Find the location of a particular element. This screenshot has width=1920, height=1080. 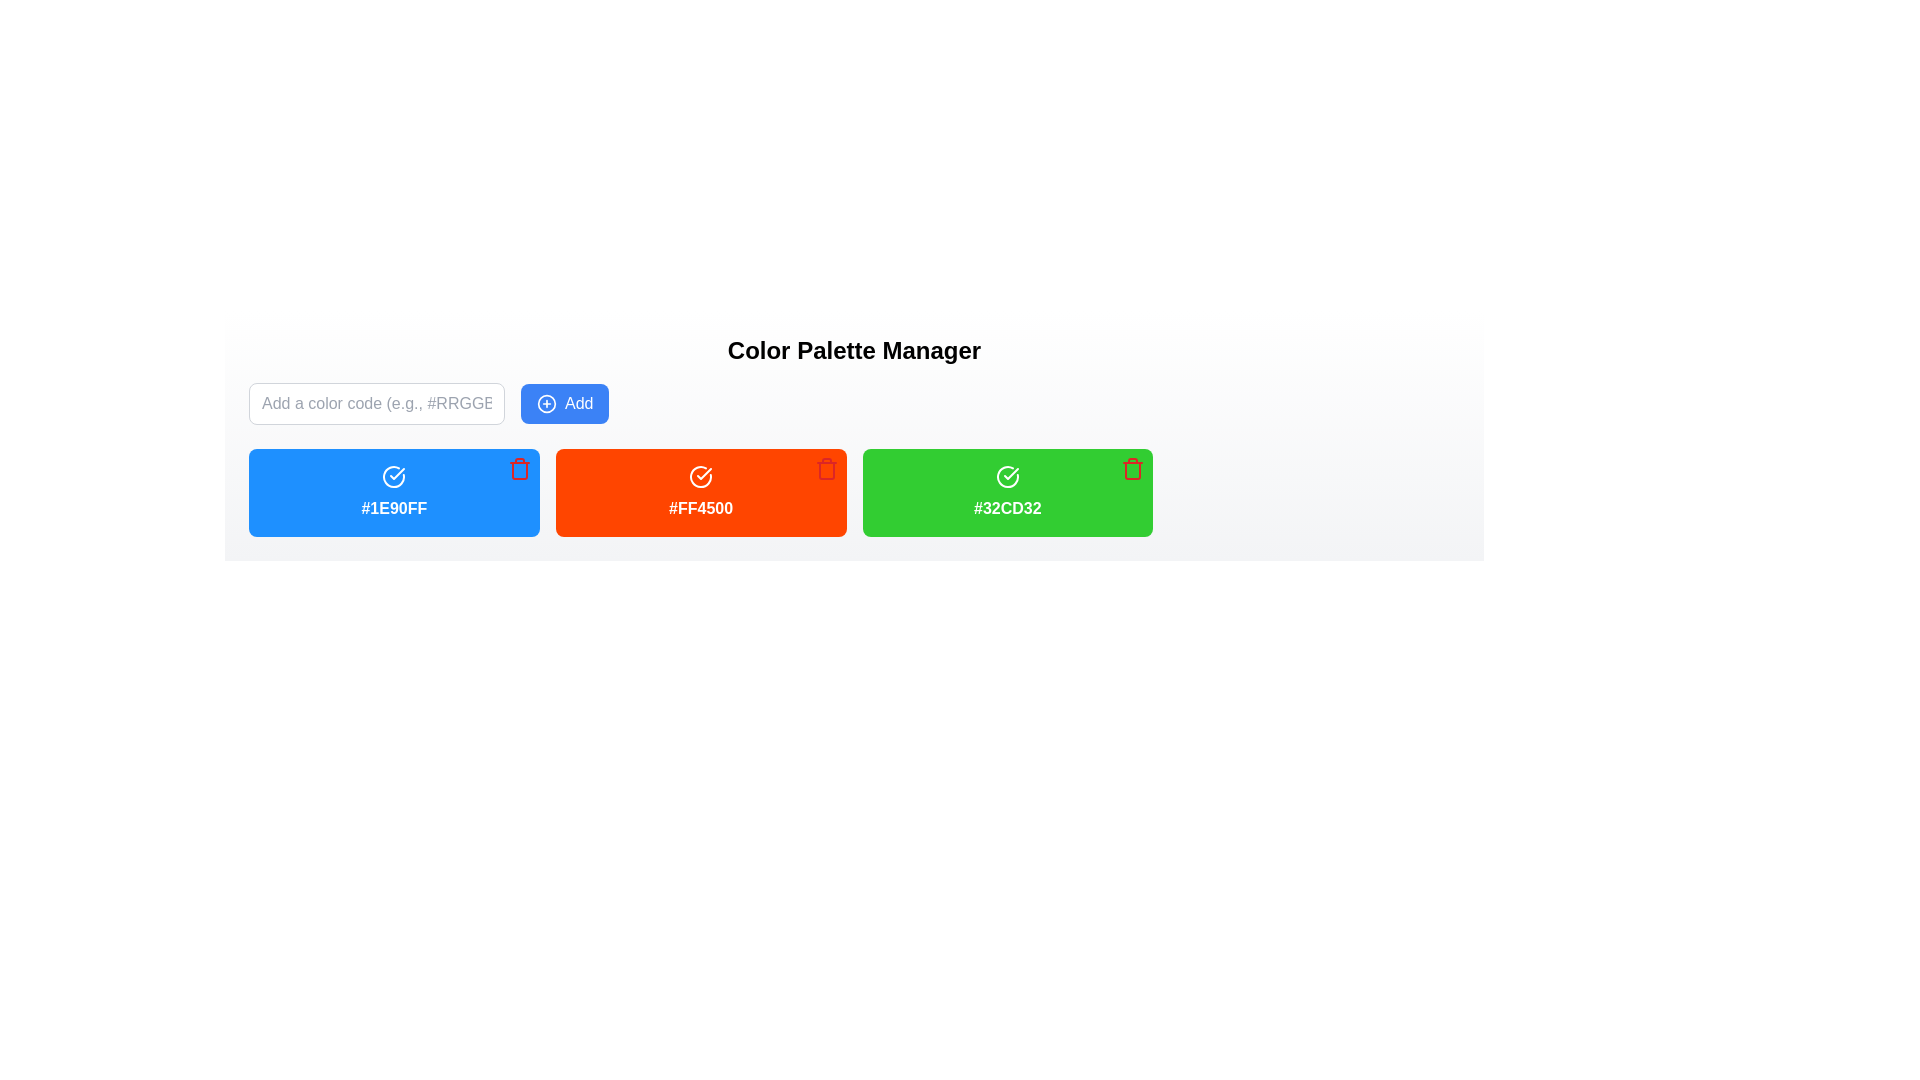

the trash bin icon button located at the top-right corner of the green card labeled '#32CD32' is located at coordinates (1133, 469).